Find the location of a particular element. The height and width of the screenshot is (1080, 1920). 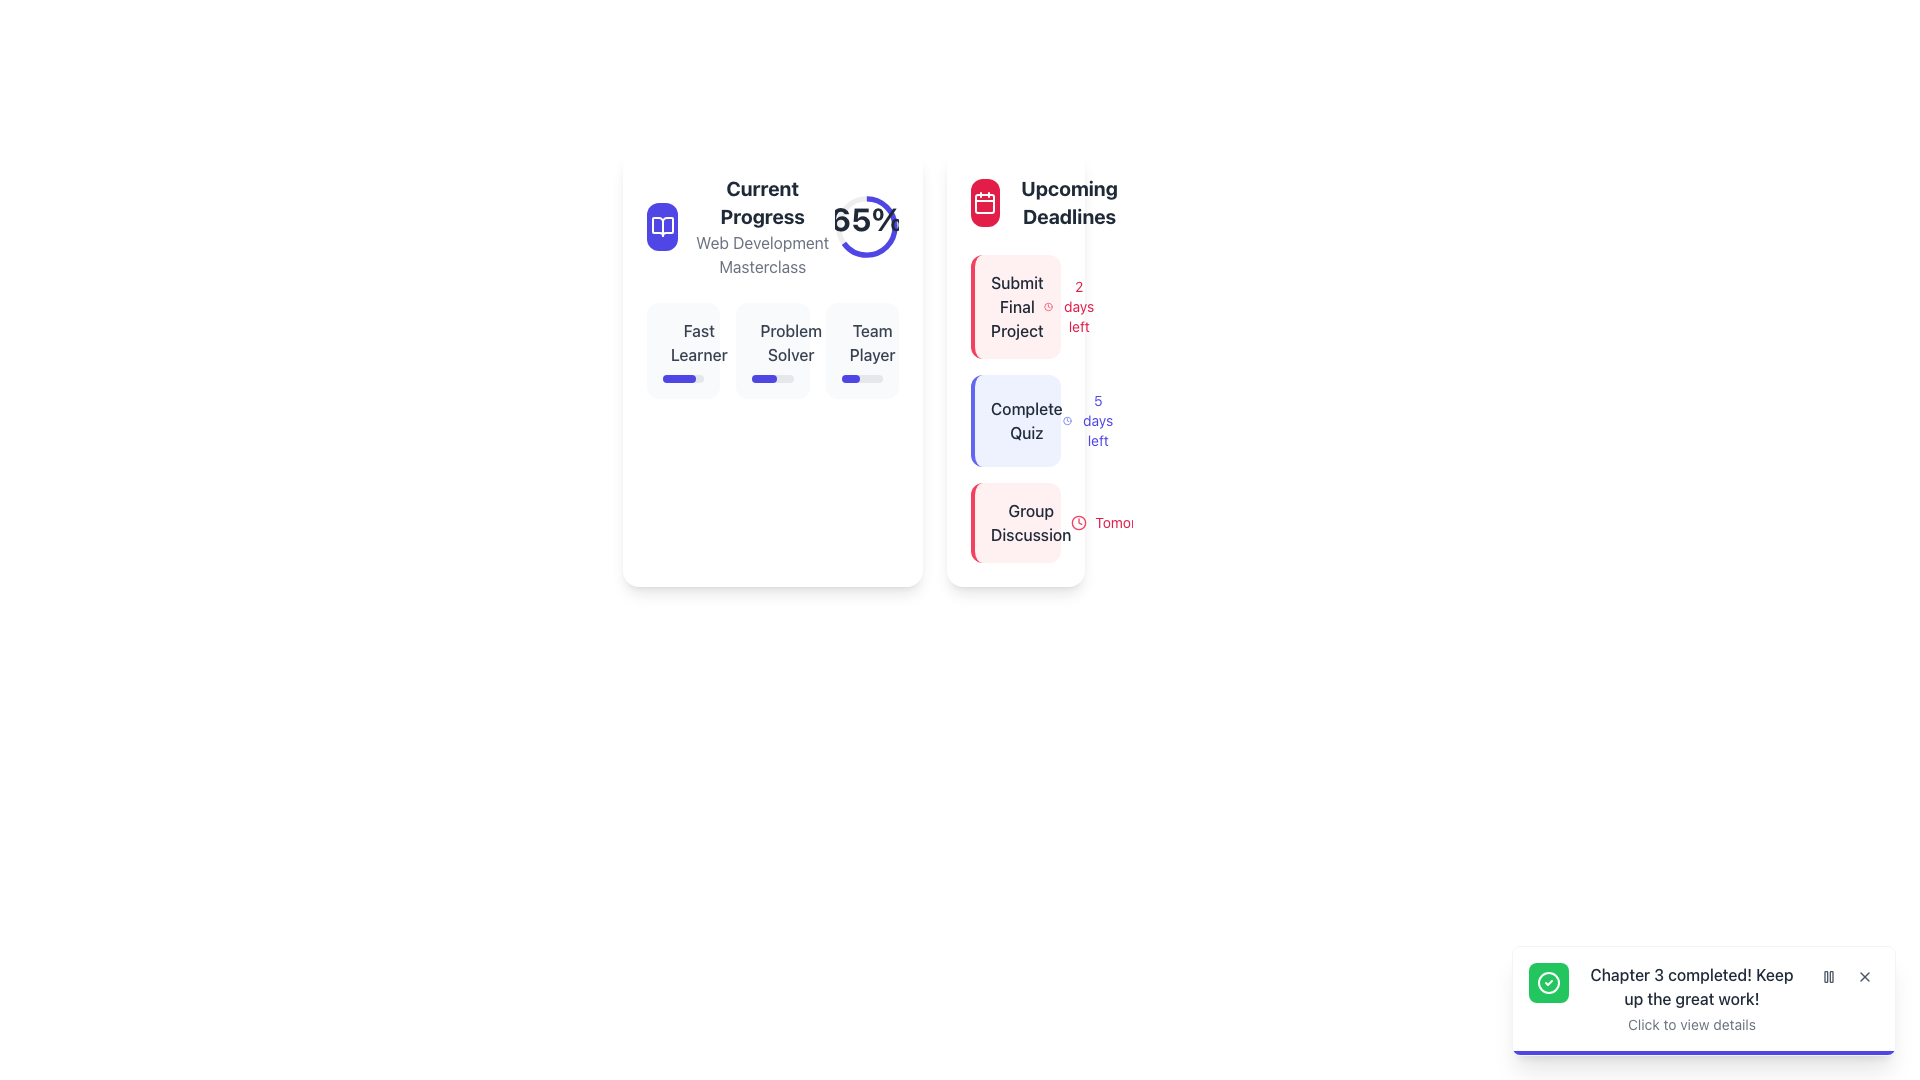

the circular progress indicator displaying '65%' in the 'Current Progress' card, located near the top right of the card layout is located at coordinates (867, 226).